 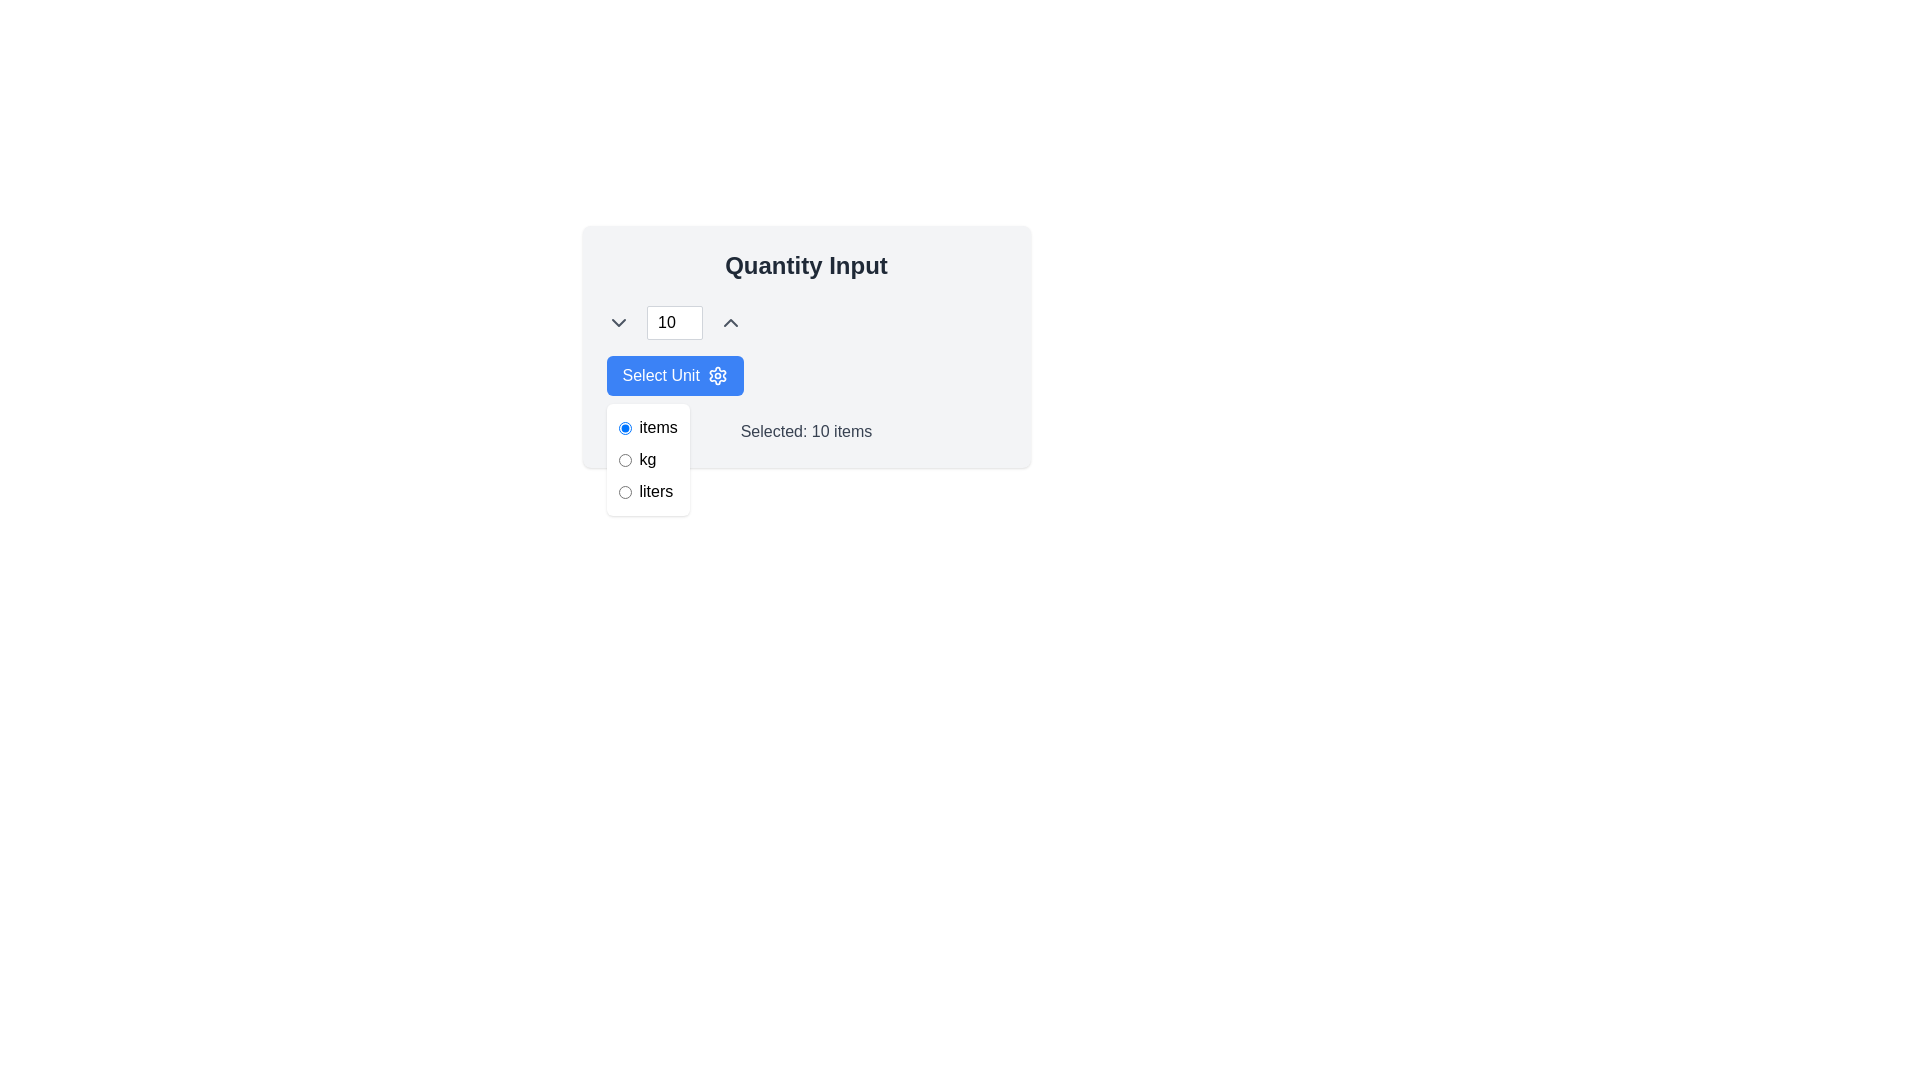 I want to click on the blue button labeled 'Select Unit' located below the numeric input field for quantity adjustment, so click(x=675, y=375).